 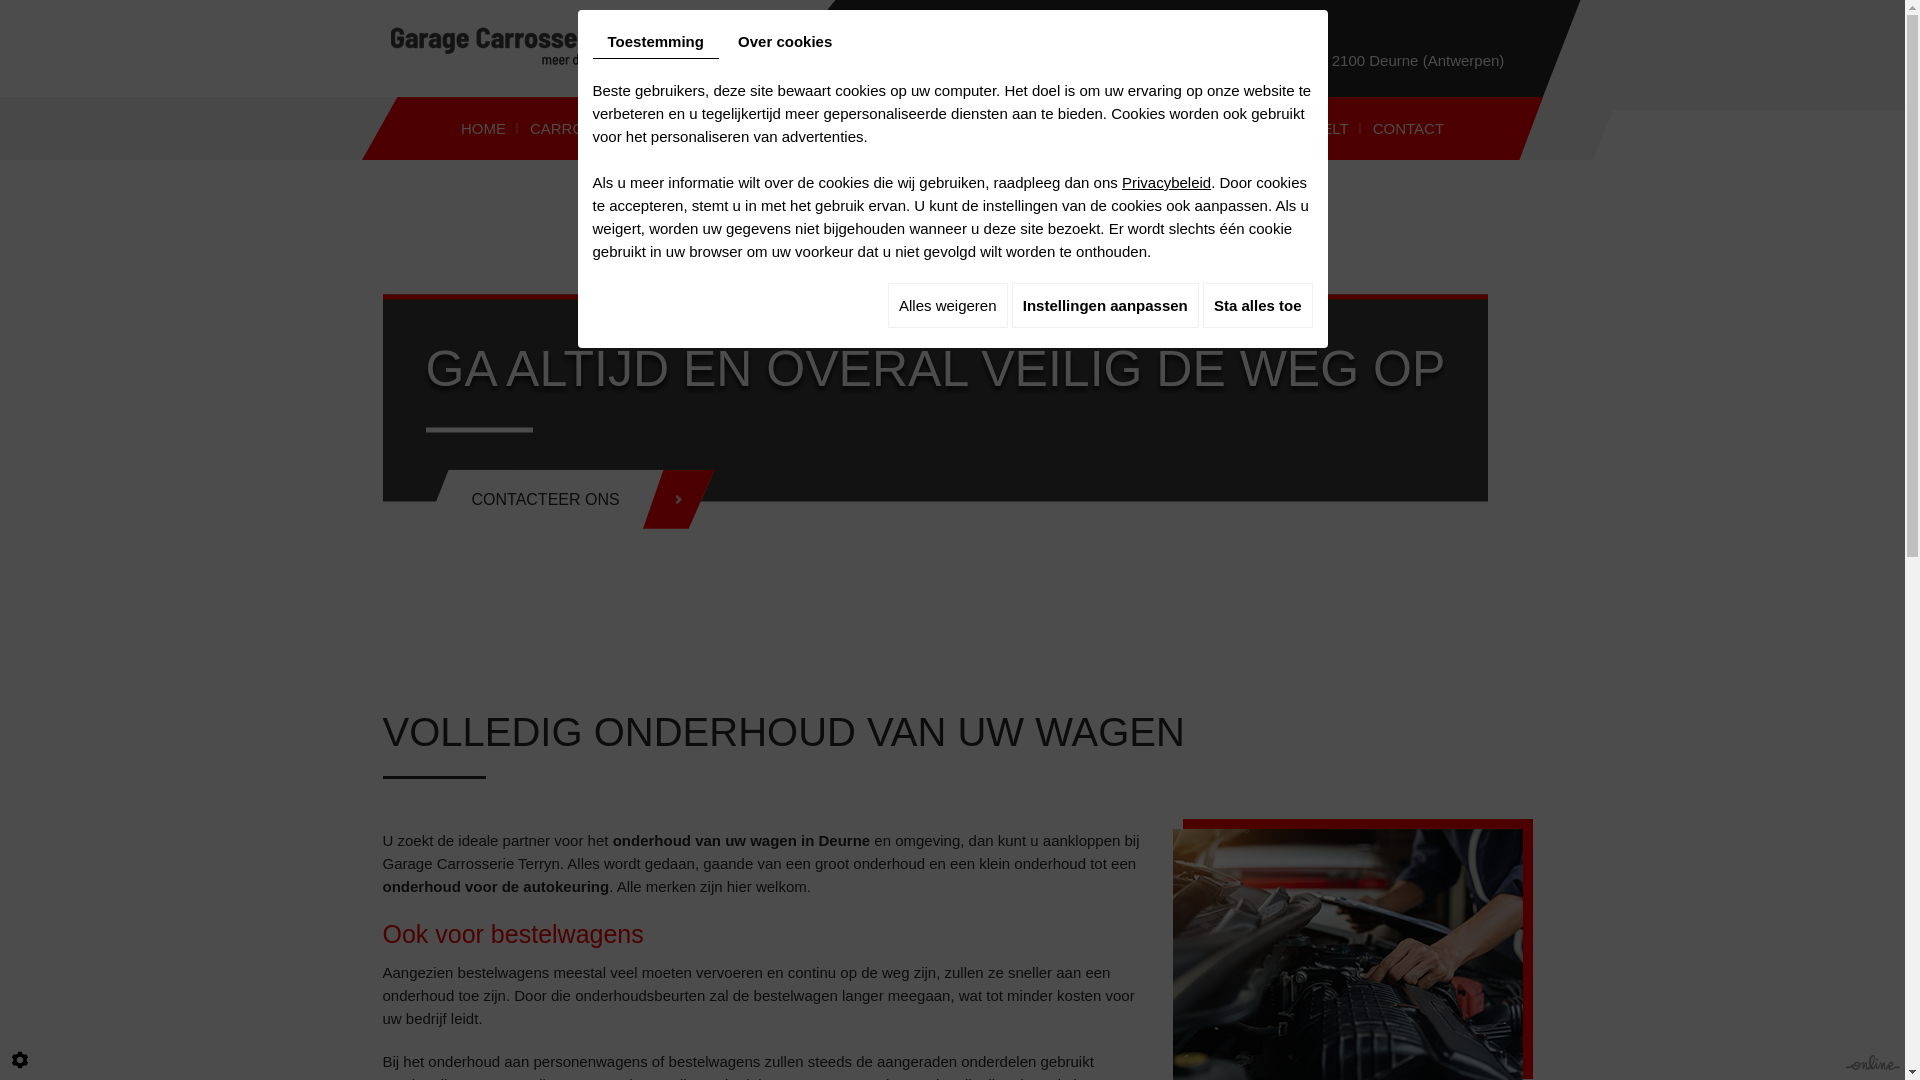 I want to click on 'Privacybeleid', so click(x=1166, y=182).